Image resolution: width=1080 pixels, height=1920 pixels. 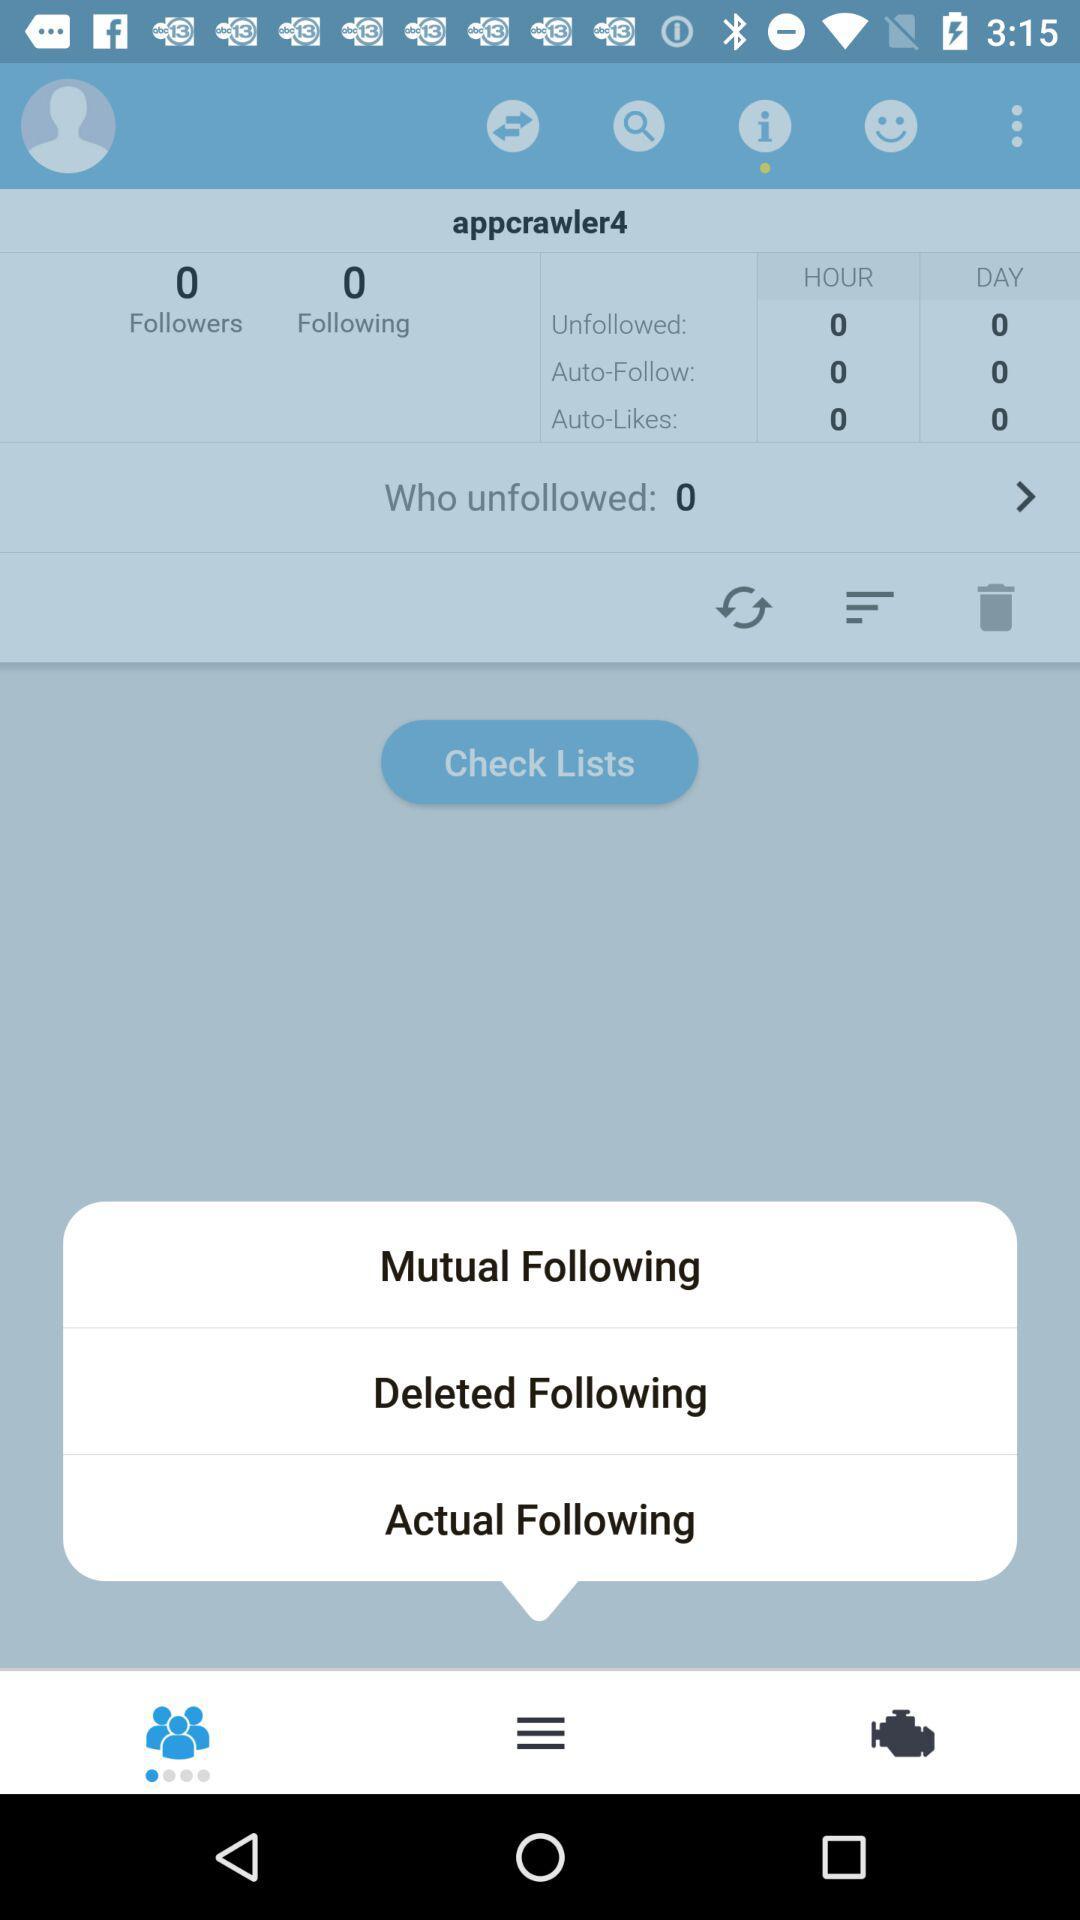 What do you see at coordinates (352, 295) in the screenshot?
I see `icon to the right of 0` at bounding box center [352, 295].